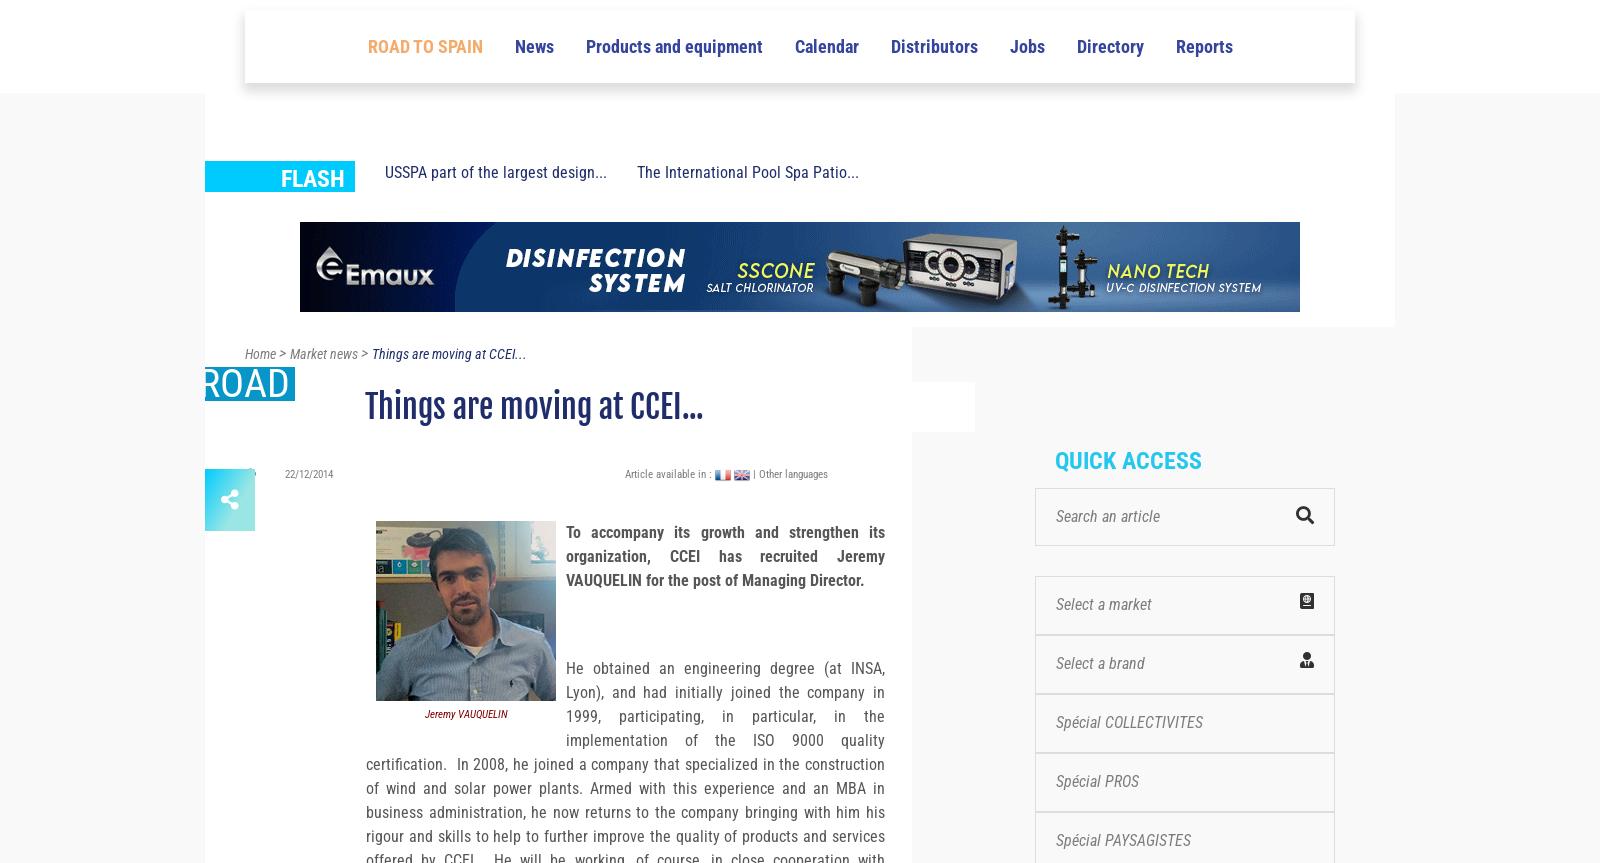 The height and width of the screenshot is (863, 1600). Describe the element at coordinates (673, 143) in the screenshot. I see `'Products and equipment'` at that location.